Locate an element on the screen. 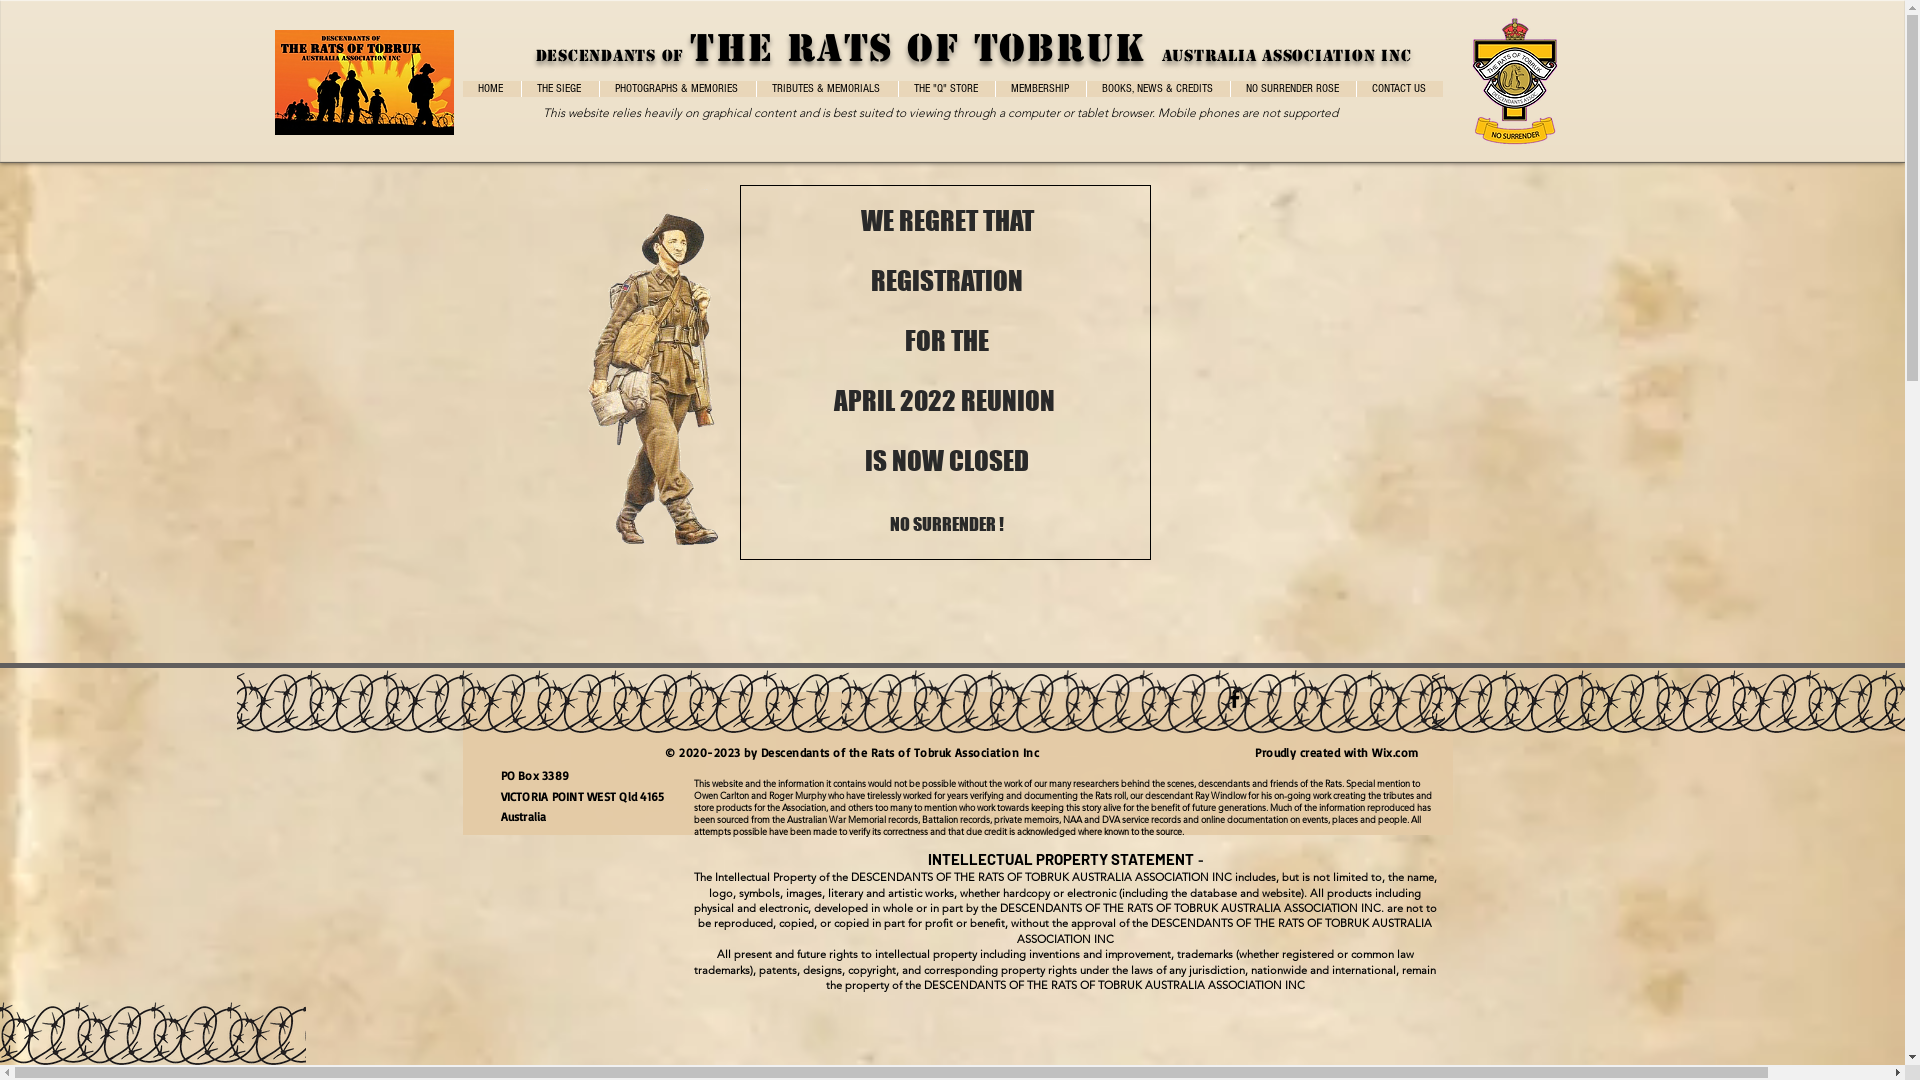  'CONTACT US' is located at coordinates (1398, 87).